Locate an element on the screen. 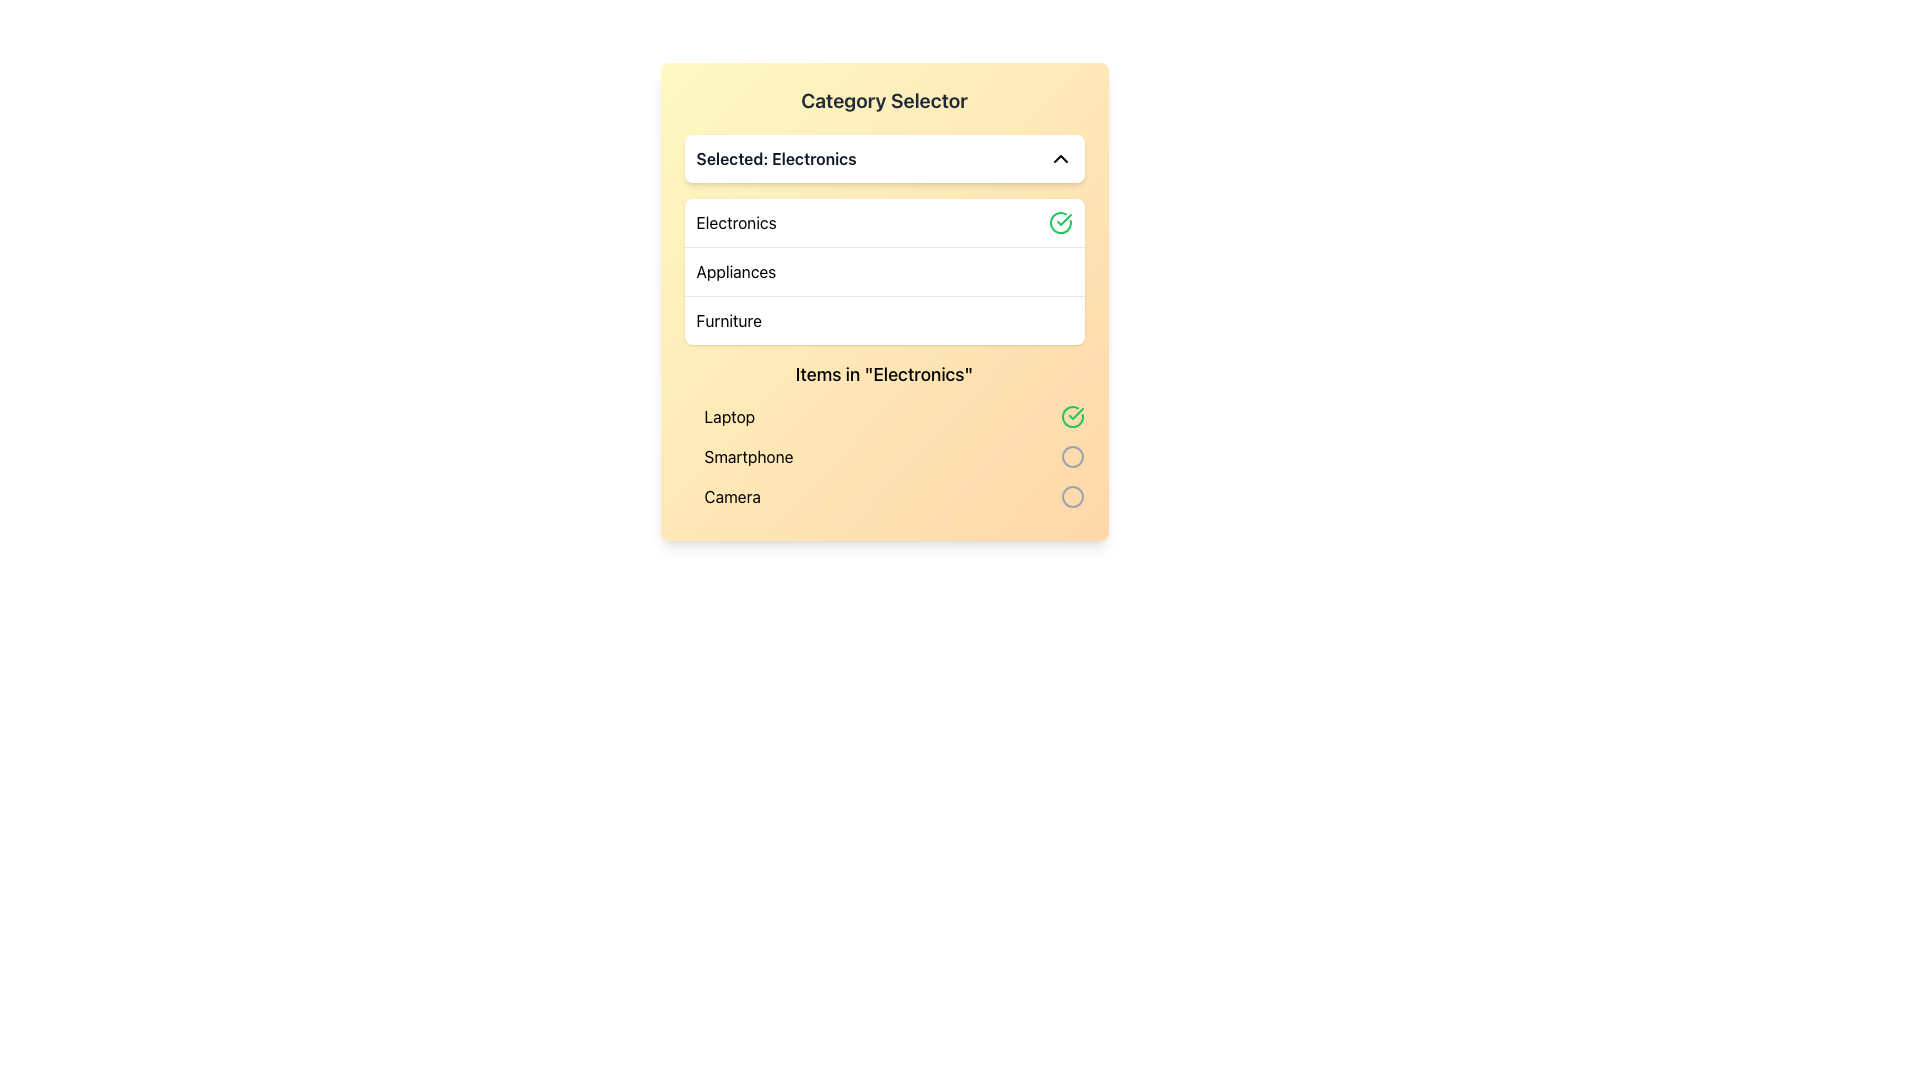 Image resolution: width=1920 pixels, height=1080 pixels. to select the 'Camera' item from the list in the 'Electronics' section, which is the last item in the vertical list of options is located at coordinates (893, 496).